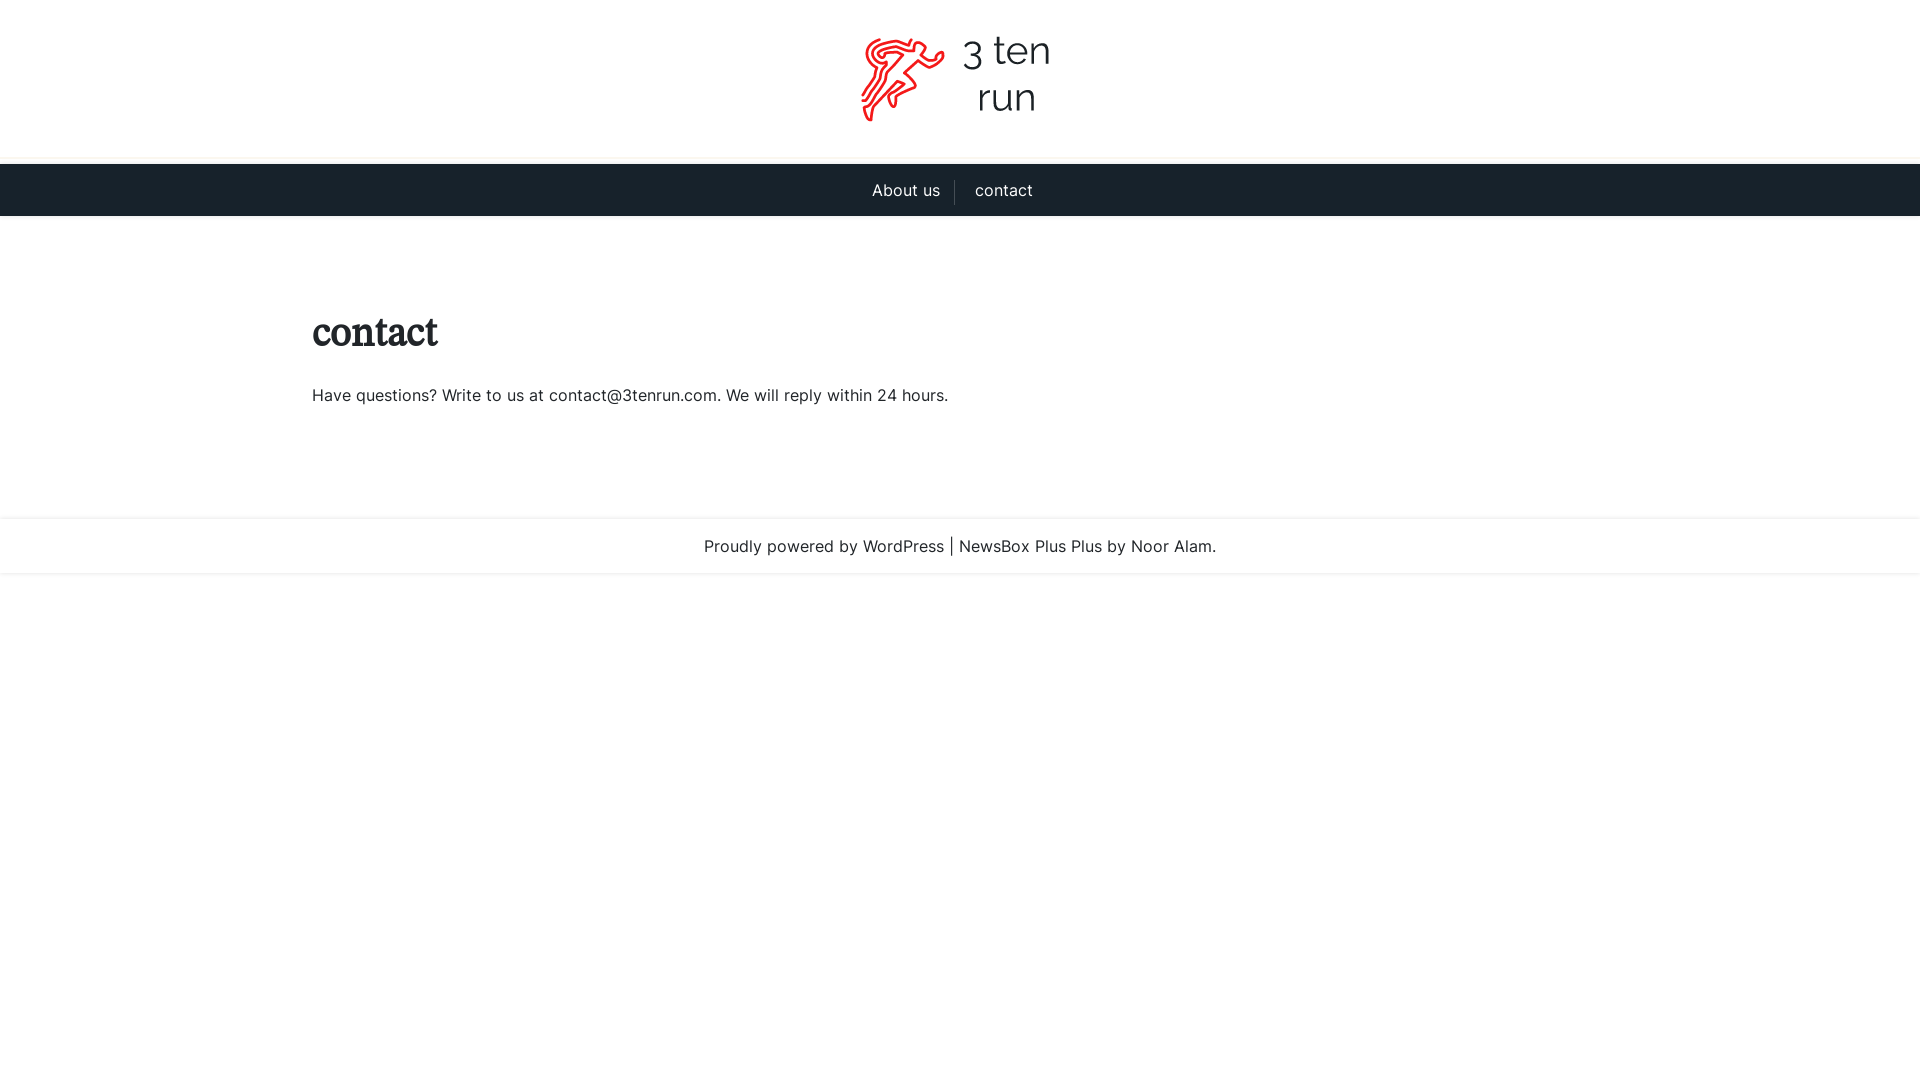 The width and height of the screenshot is (1920, 1080). I want to click on 'contact', so click(1003, 189).